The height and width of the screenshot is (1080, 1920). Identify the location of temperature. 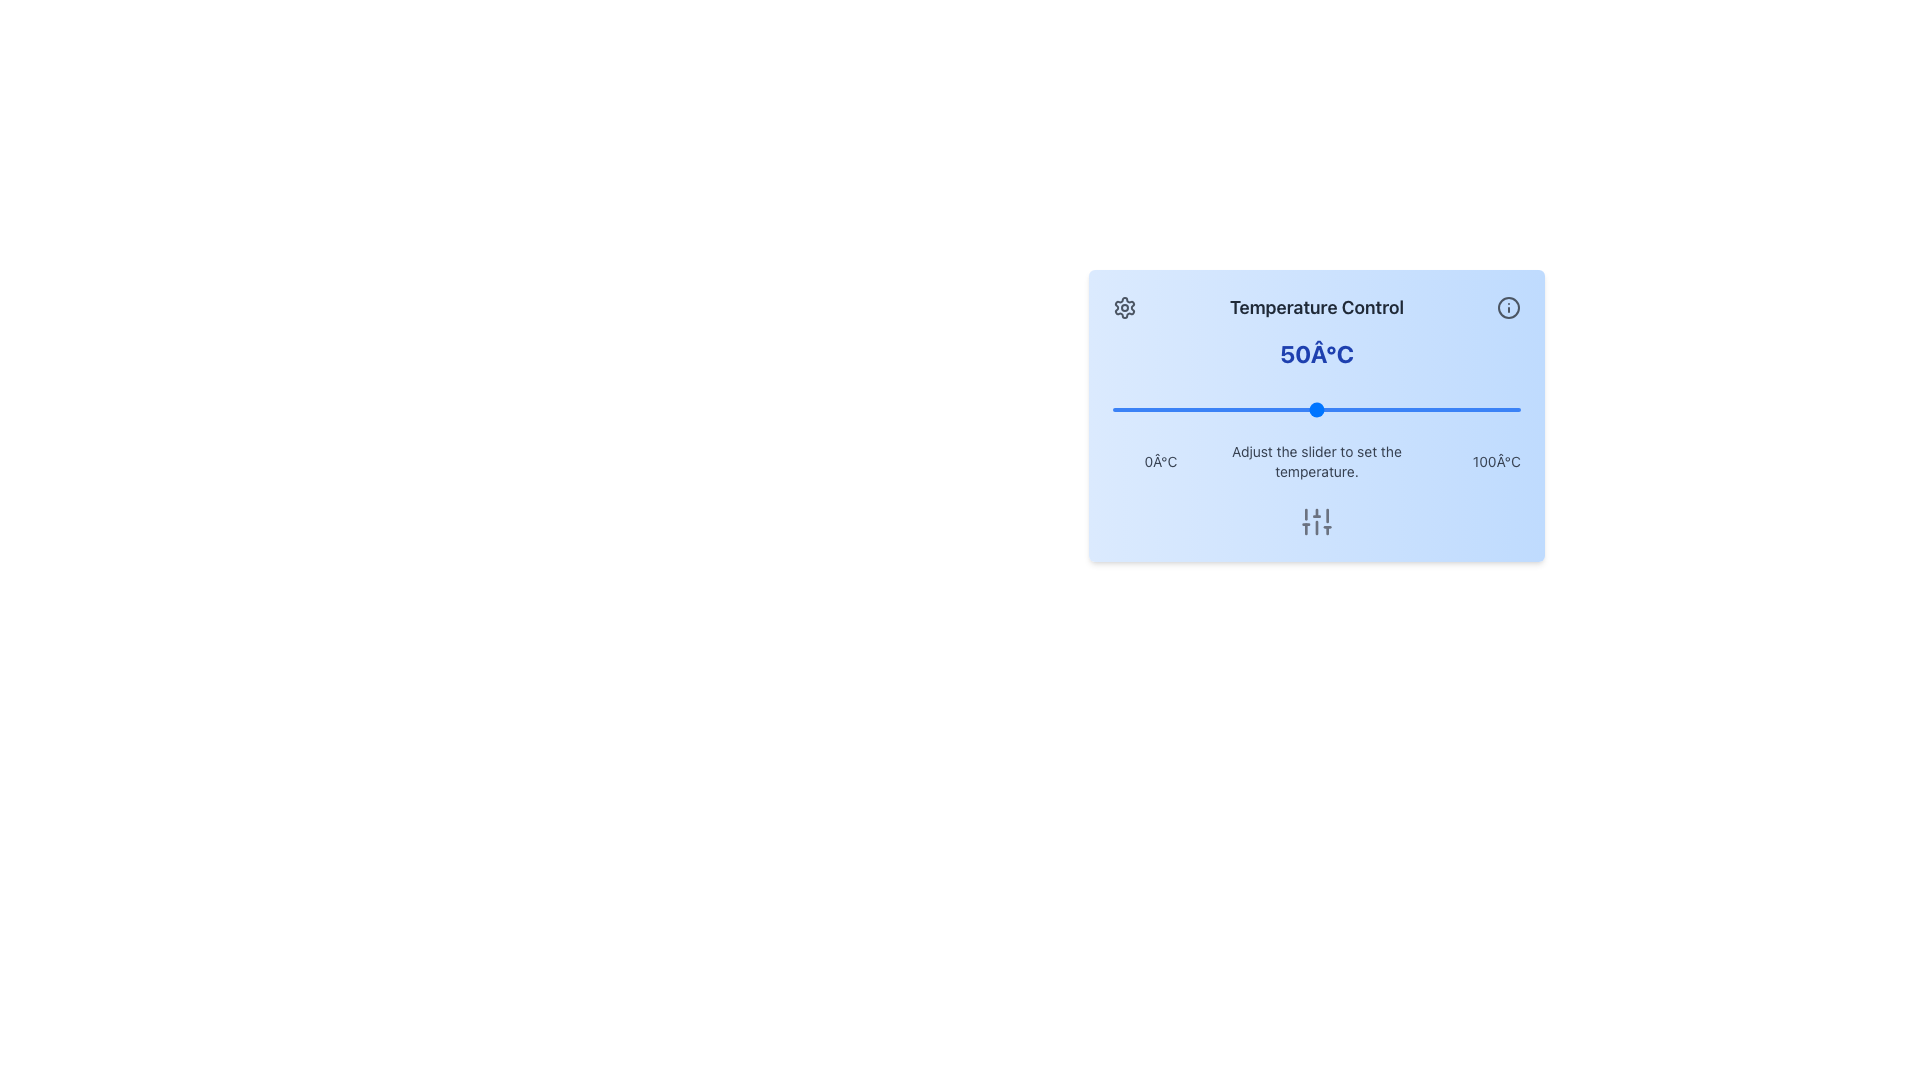
(1149, 408).